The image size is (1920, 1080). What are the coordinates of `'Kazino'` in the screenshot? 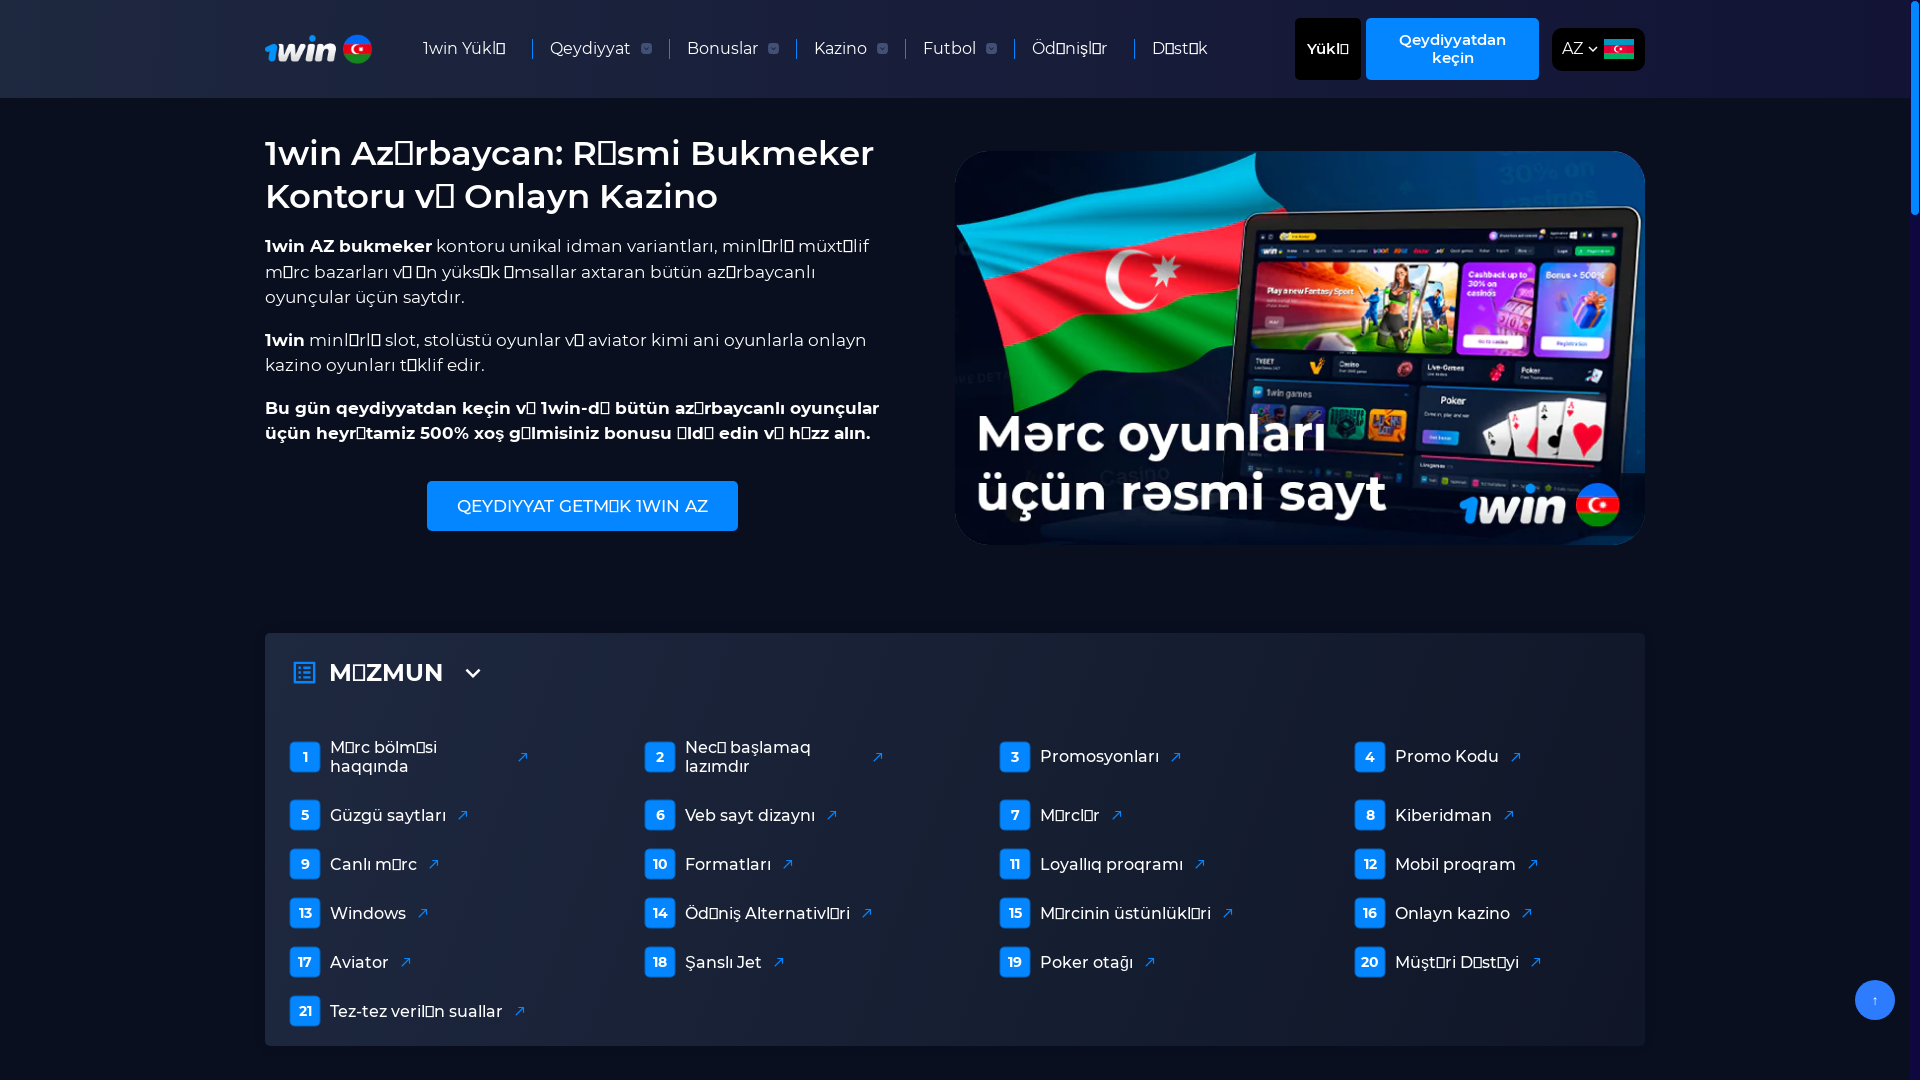 It's located at (840, 48).